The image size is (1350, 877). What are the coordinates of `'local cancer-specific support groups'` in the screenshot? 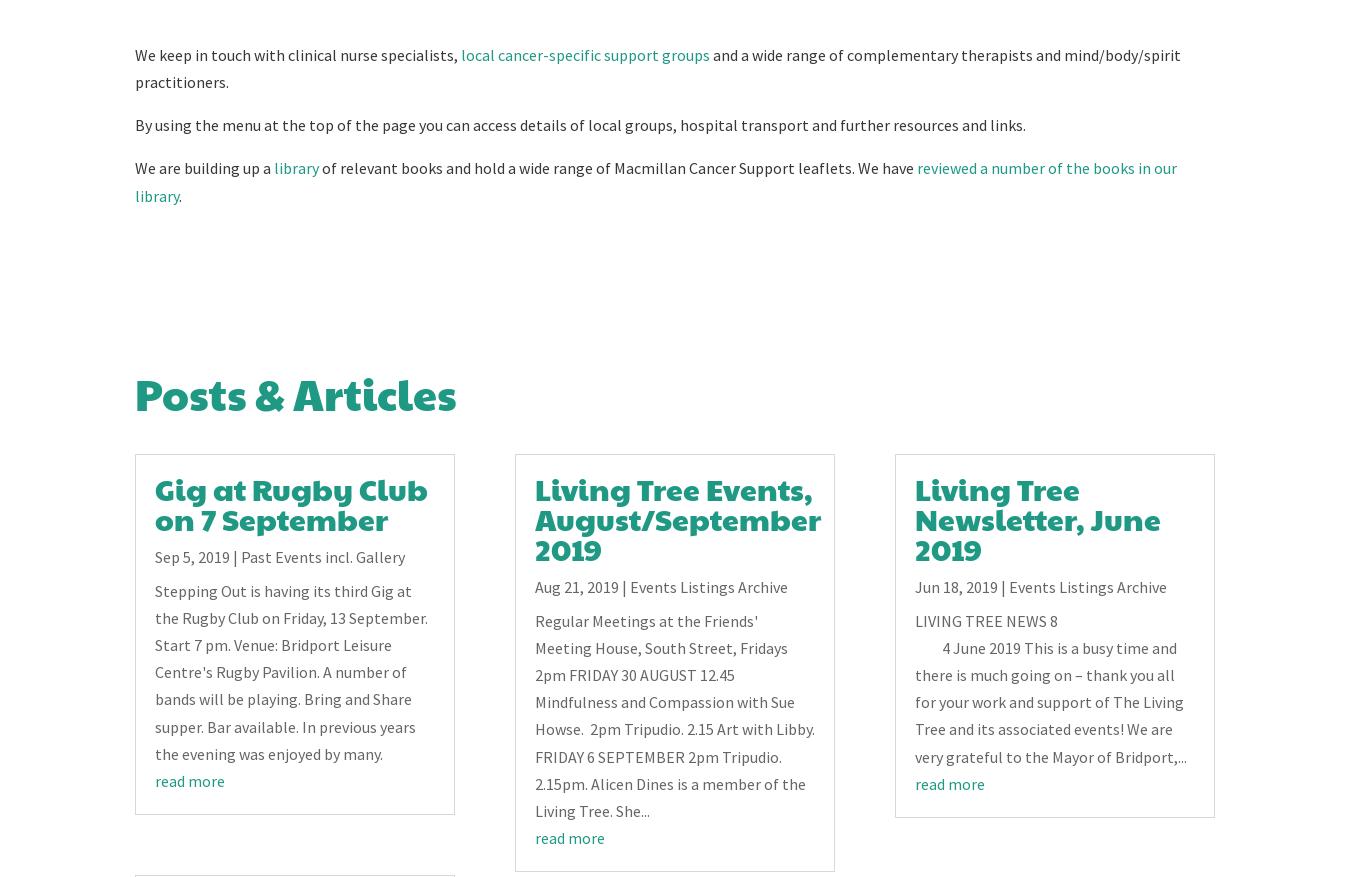 It's located at (585, 54).